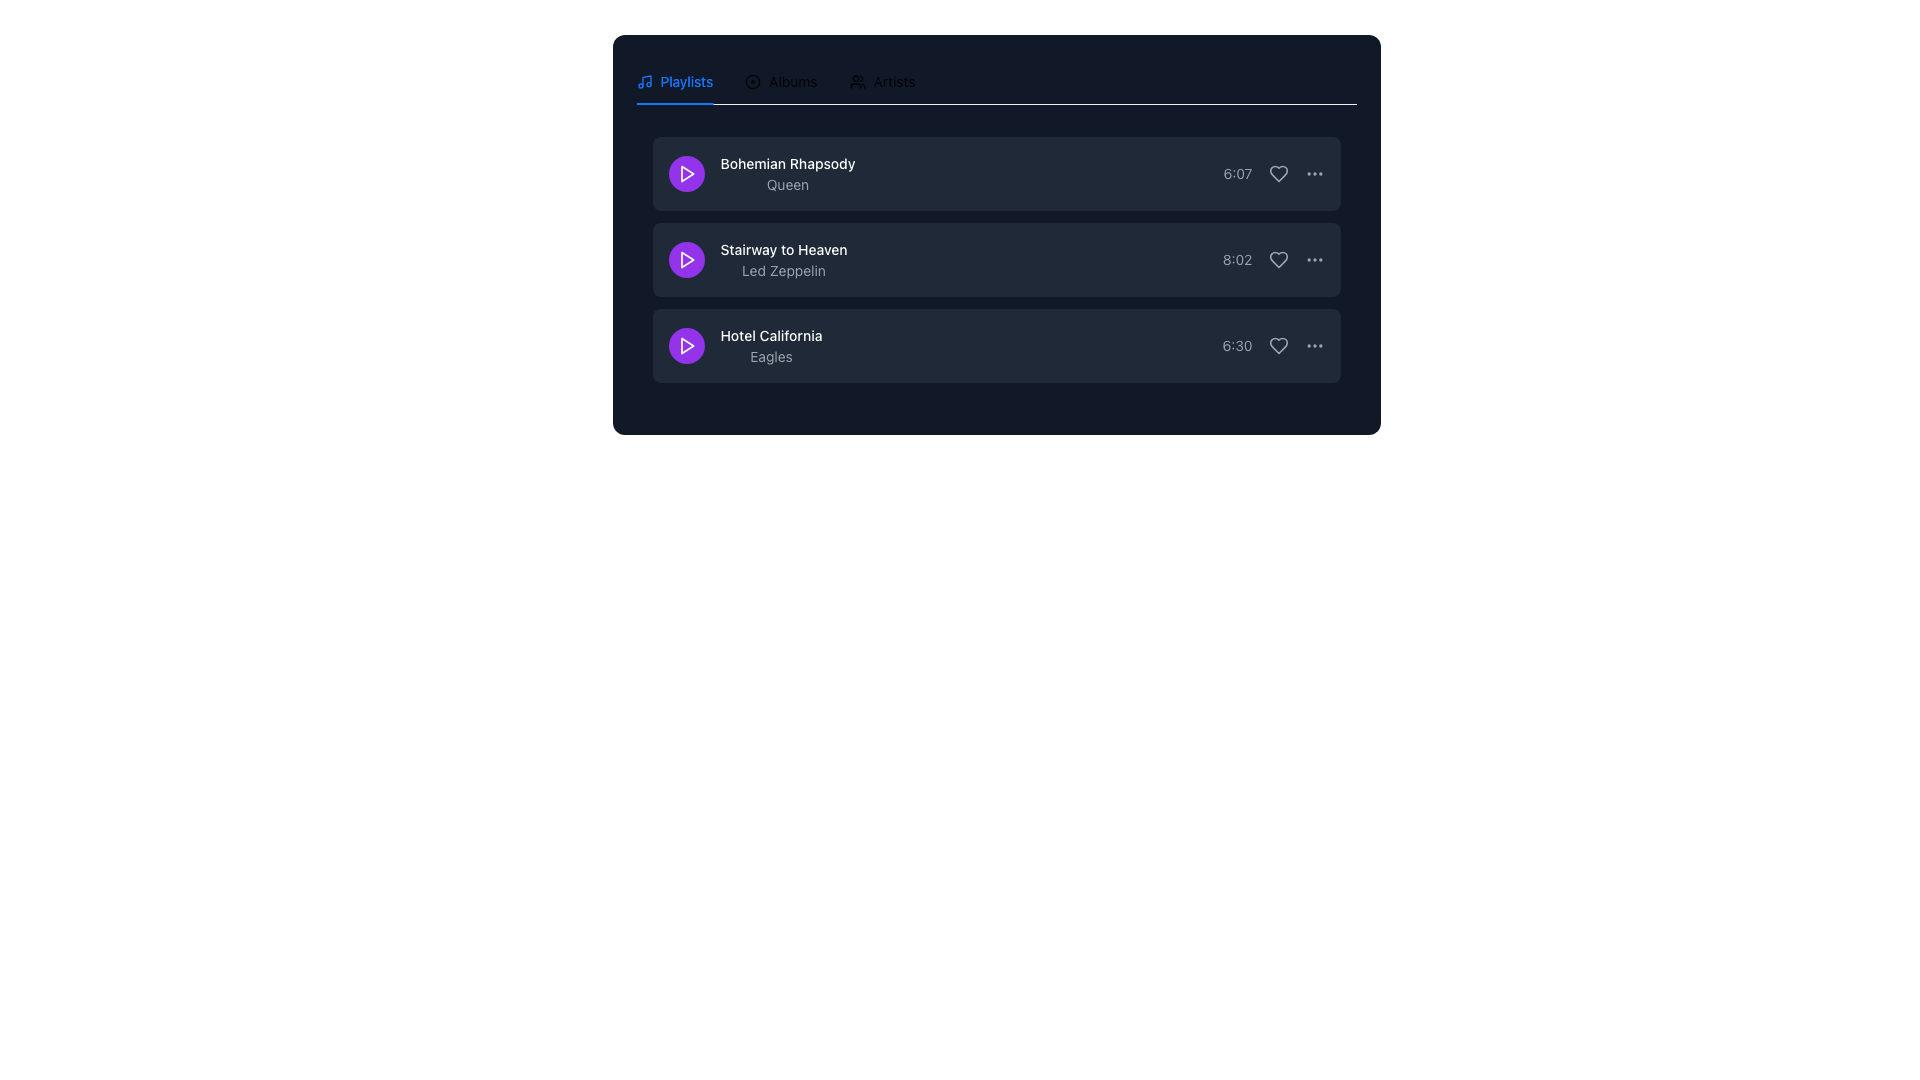  What do you see at coordinates (686, 172) in the screenshot?
I see `the play button icon for the 'Bohemian Rhapsody' playlist item, which is enclosed in a purple circular background and located immediately to the left of the associated text` at bounding box center [686, 172].